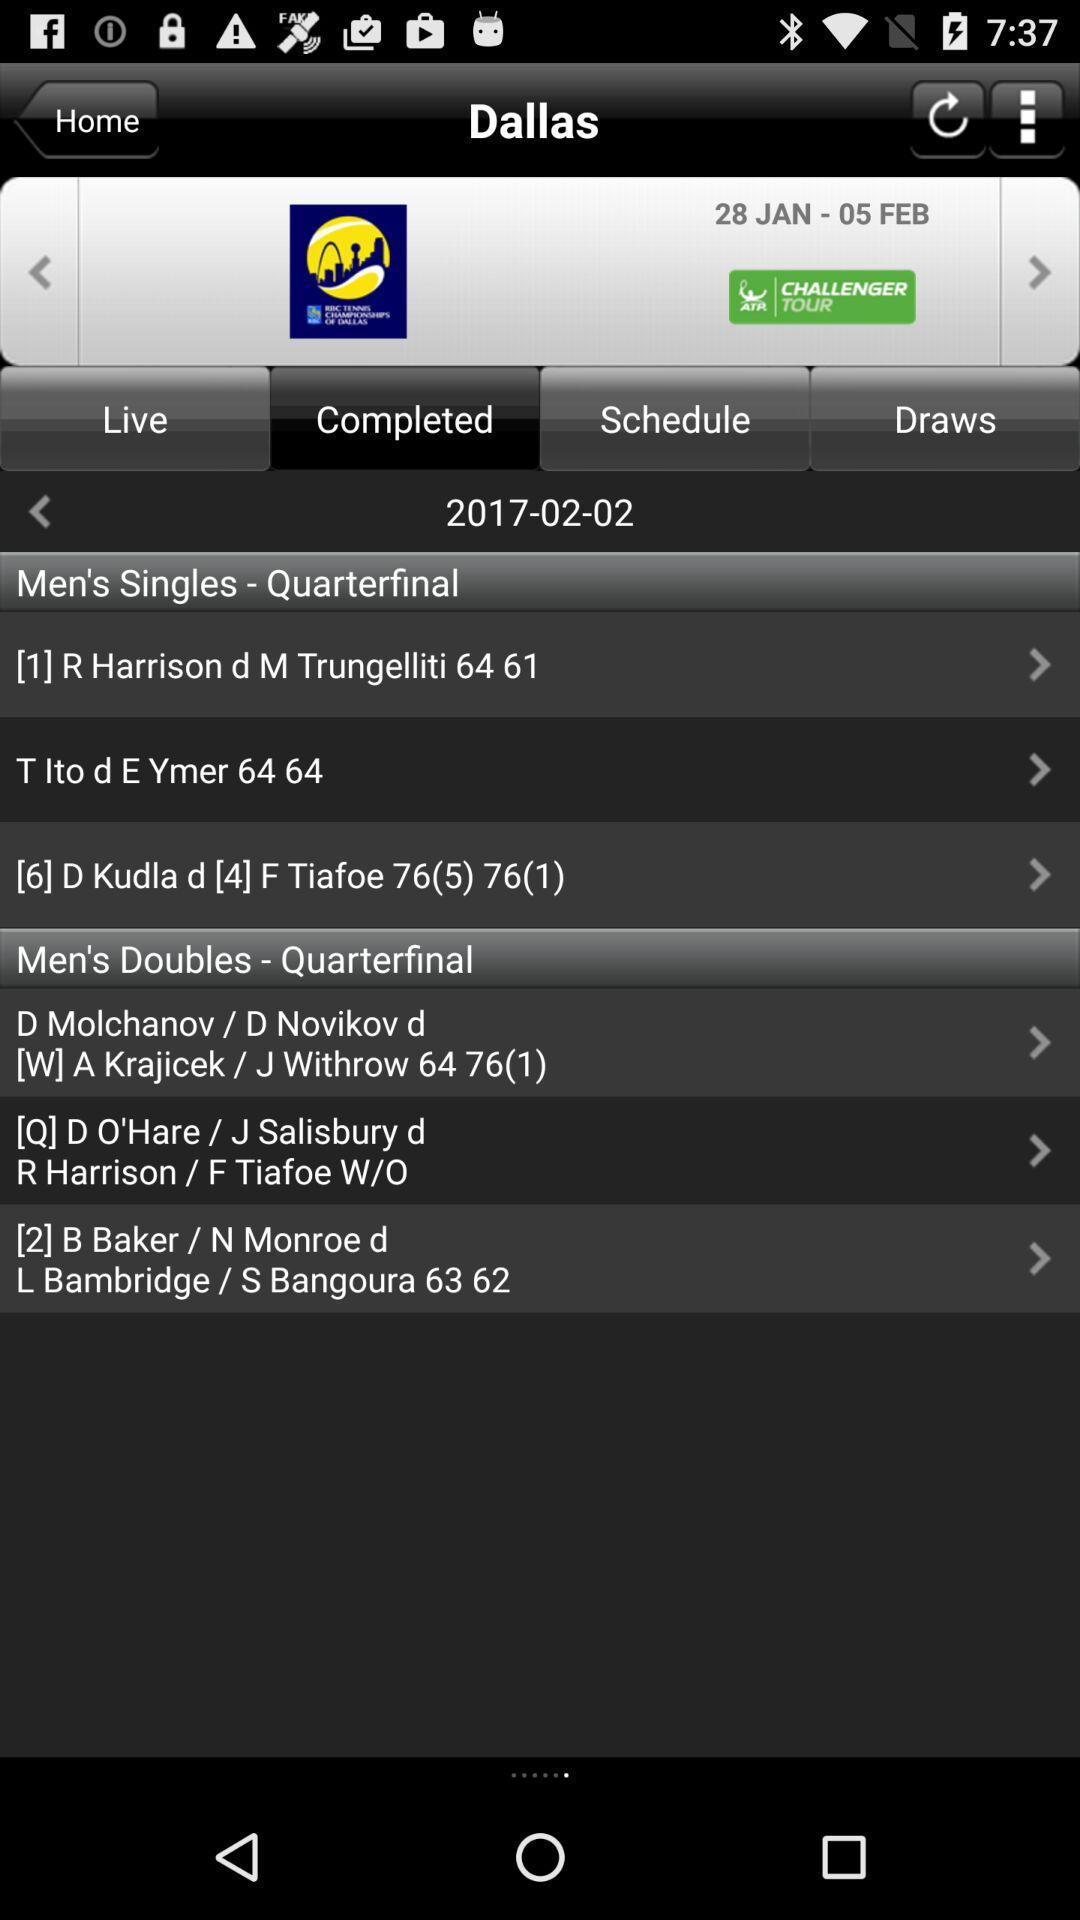 The image size is (1080, 1920). Describe the element at coordinates (945, 417) in the screenshot. I see `the button next to schedule` at that location.